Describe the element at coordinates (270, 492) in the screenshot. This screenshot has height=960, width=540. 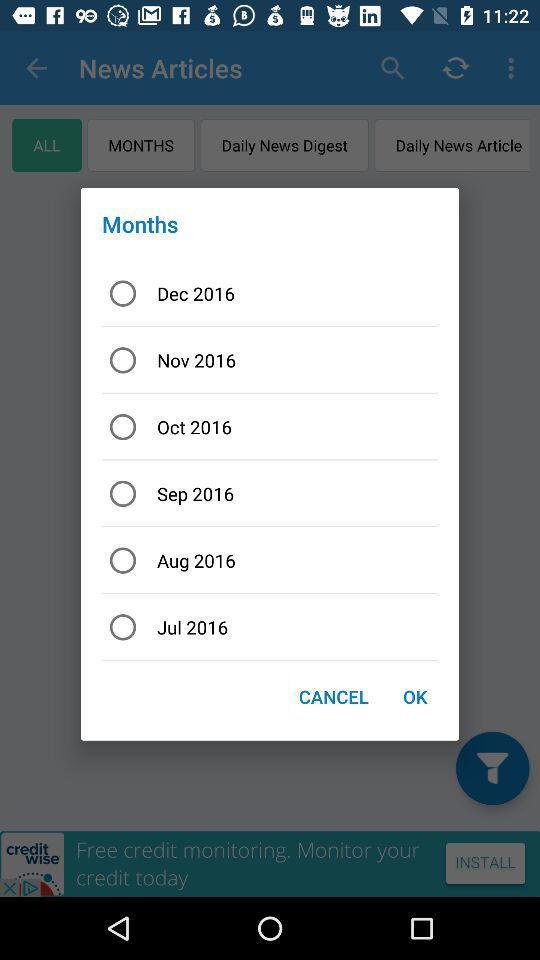
I see `the sep 2016` at that location.